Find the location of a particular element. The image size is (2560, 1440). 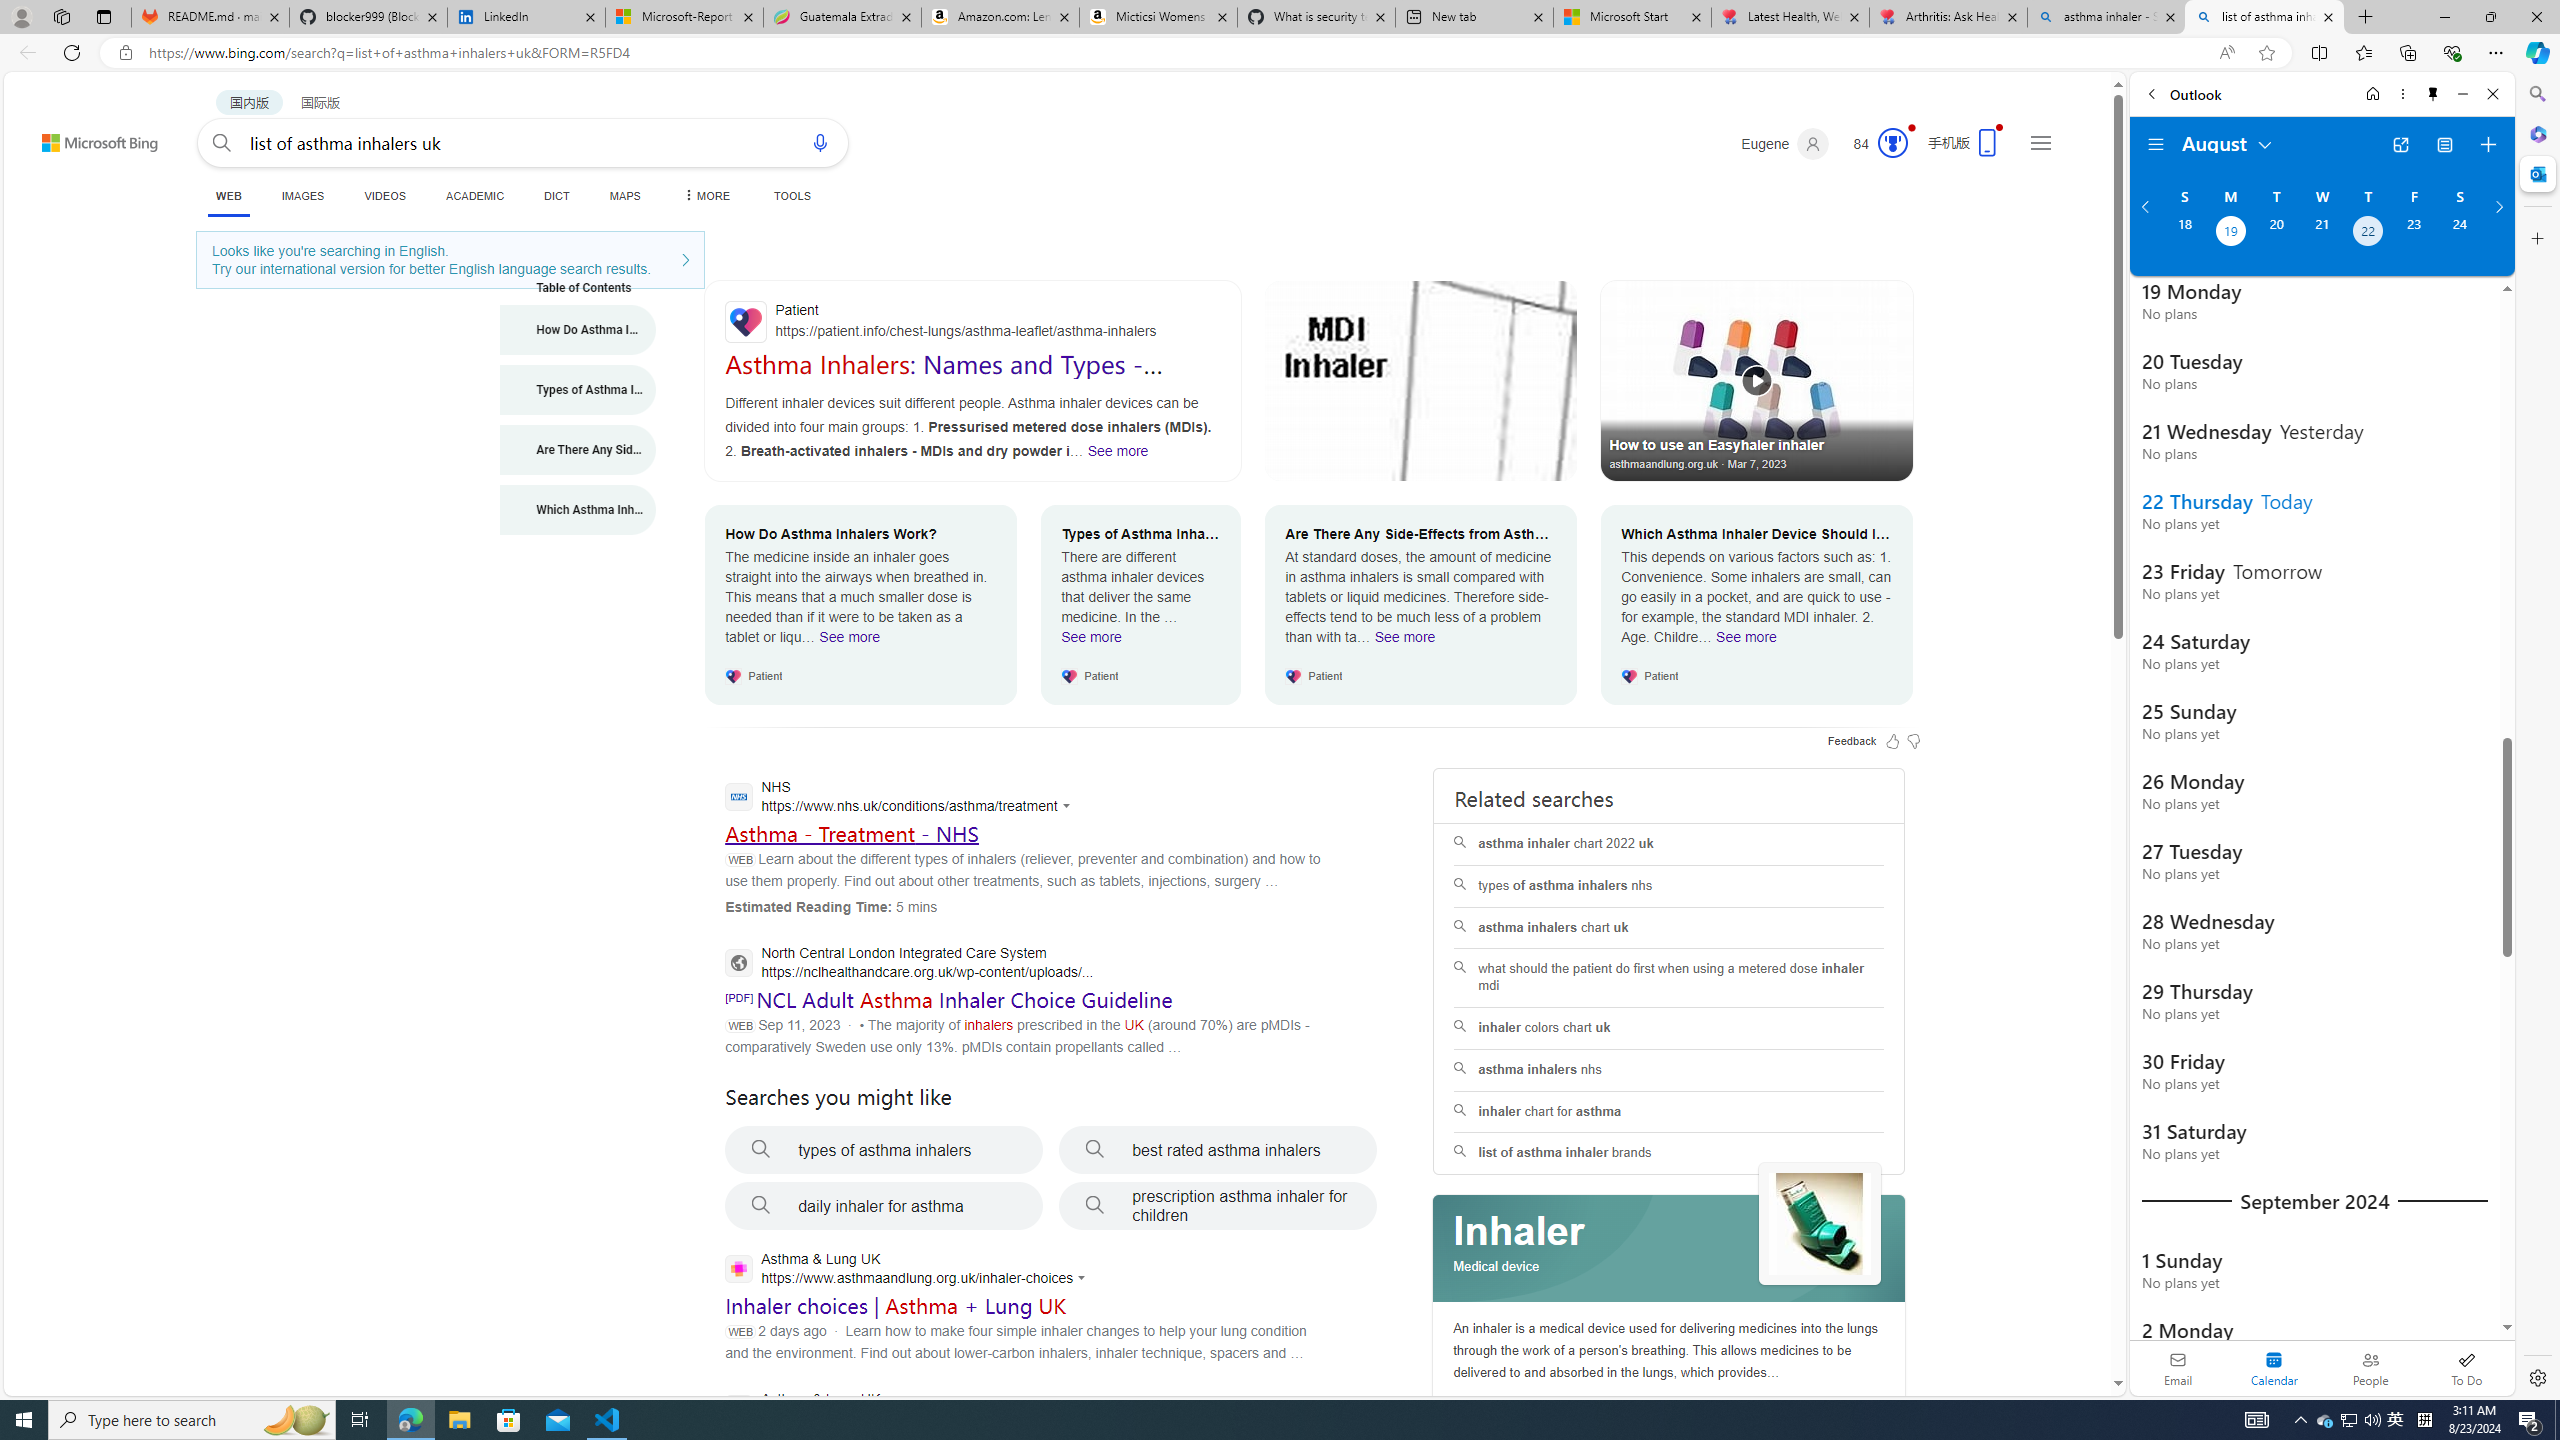

'prescription asthma inhaler for children' is located at coordinates (1218, 1206).